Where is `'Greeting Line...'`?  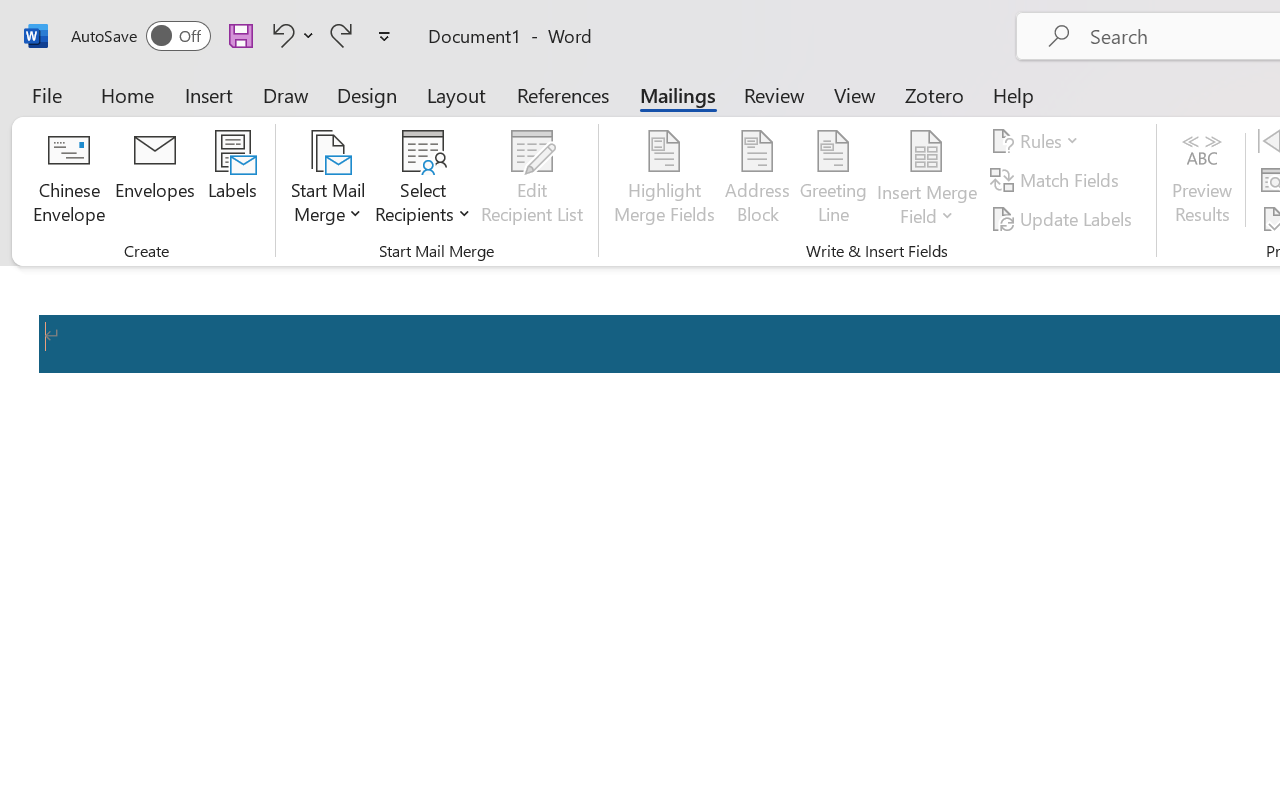
'Greeting Line...' is located at coordinates (833, 179).